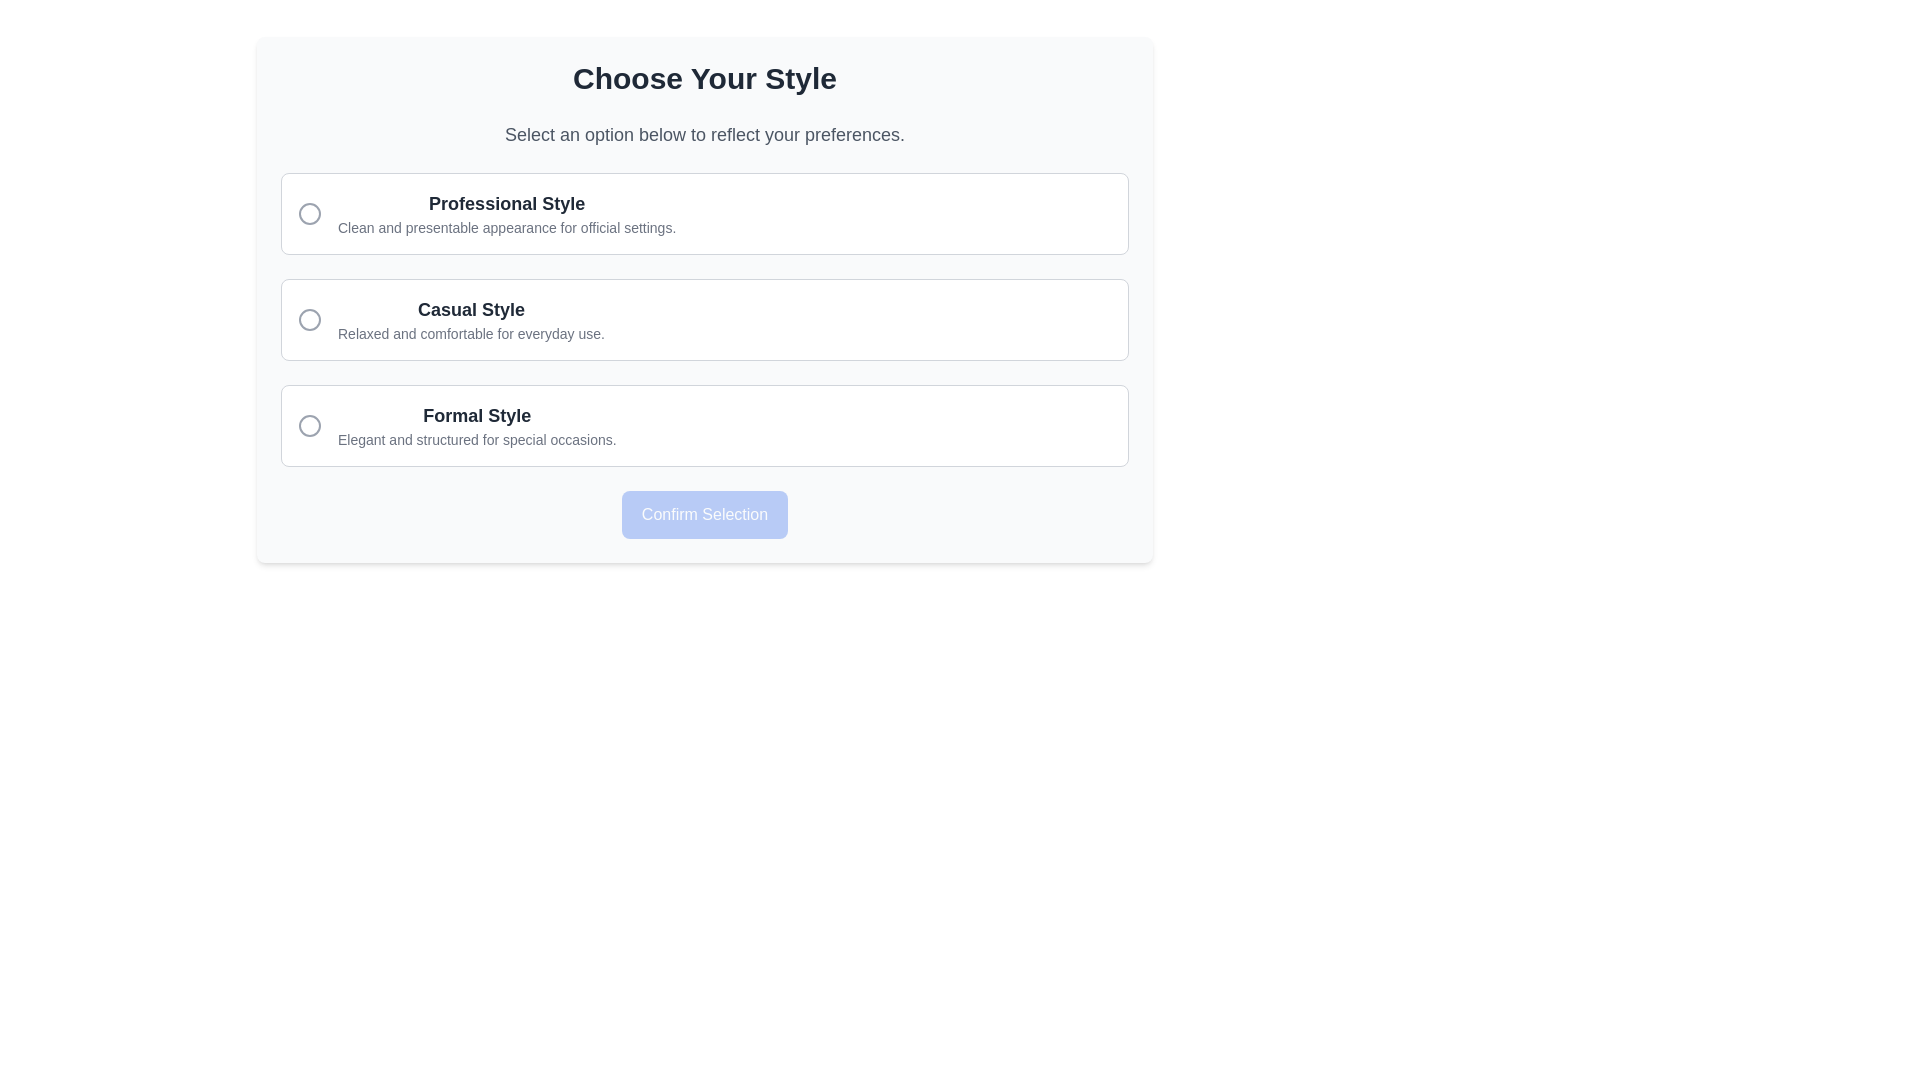  What do you see at coordinates (705, 319) in the screenshot?
I see `the 'Casual Style' selectable option with the associated radio button` at bounding box center [705, 319].